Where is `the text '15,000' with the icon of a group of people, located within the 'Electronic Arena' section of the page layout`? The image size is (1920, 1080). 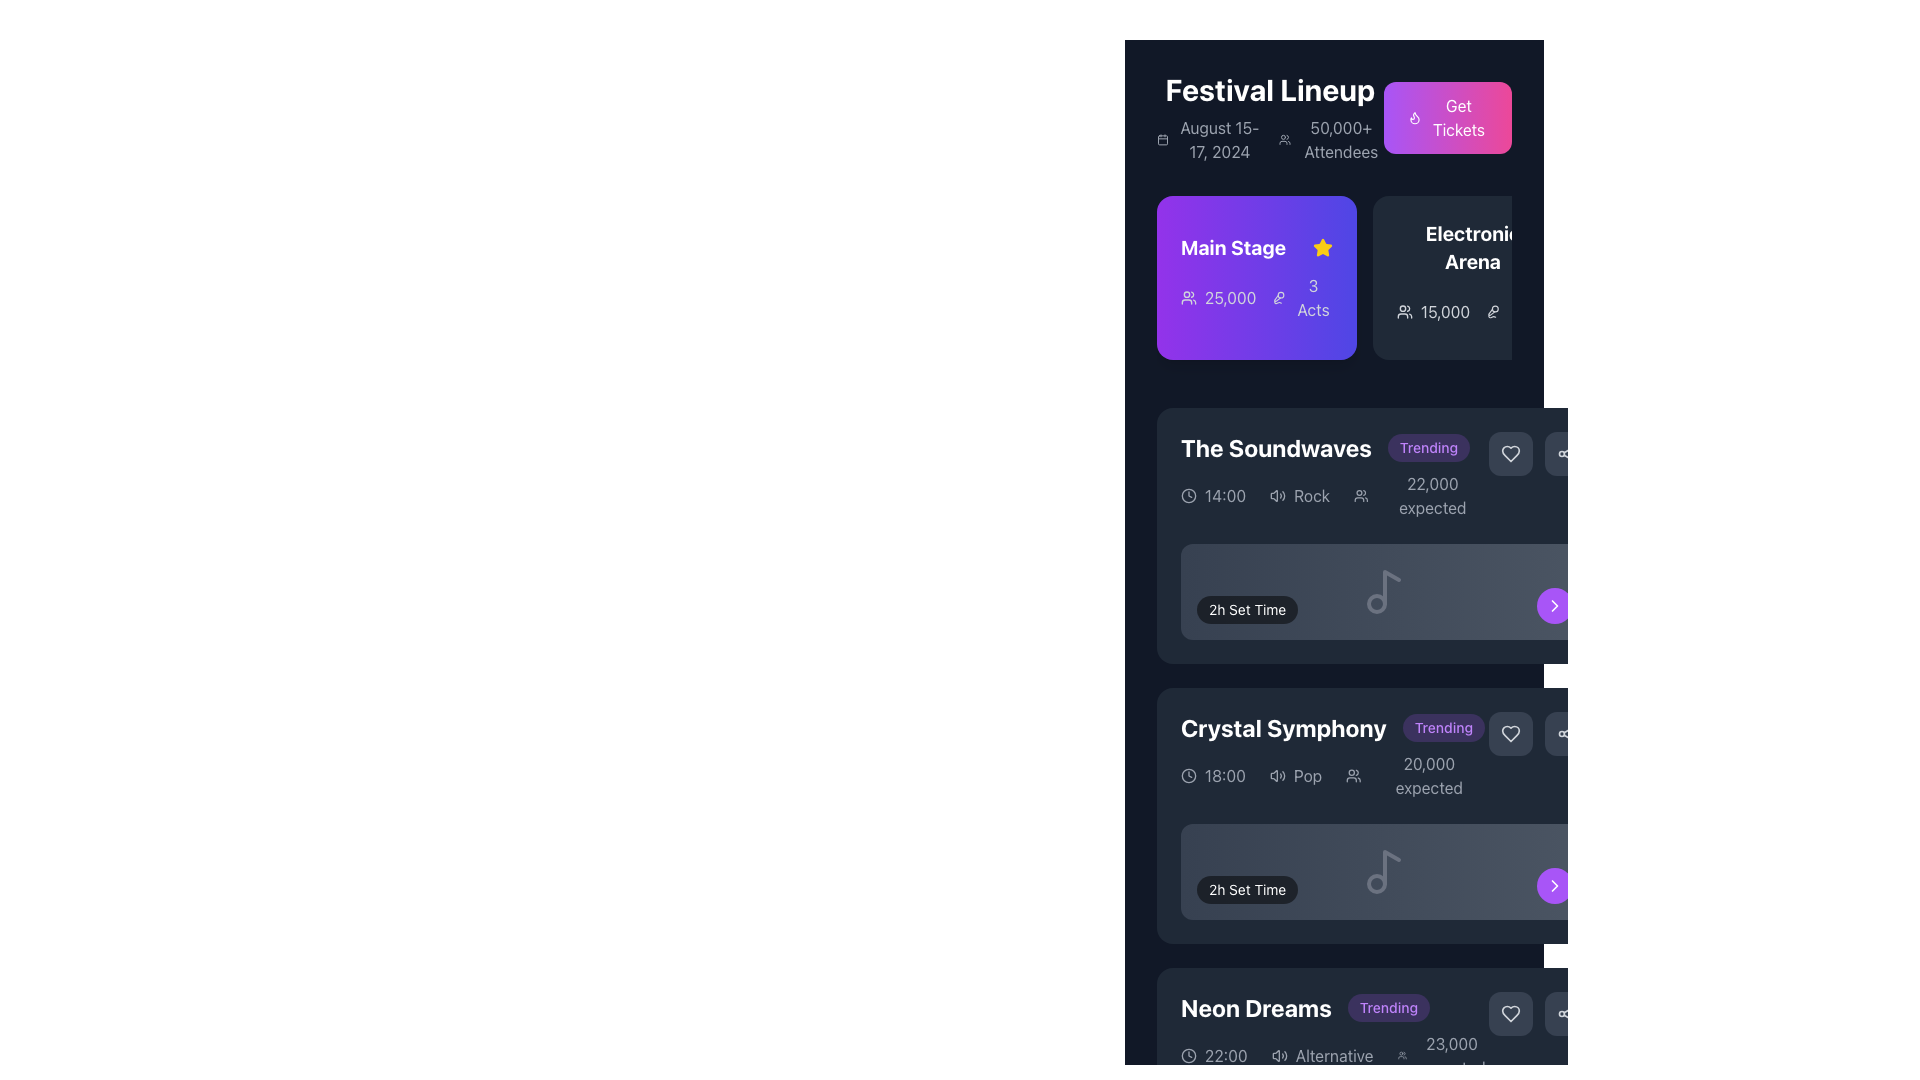 the text '15,000' with the icon of a group of people, located within the 'Electronic Arena' section of the page layout is located at coordinates (1432, 312).